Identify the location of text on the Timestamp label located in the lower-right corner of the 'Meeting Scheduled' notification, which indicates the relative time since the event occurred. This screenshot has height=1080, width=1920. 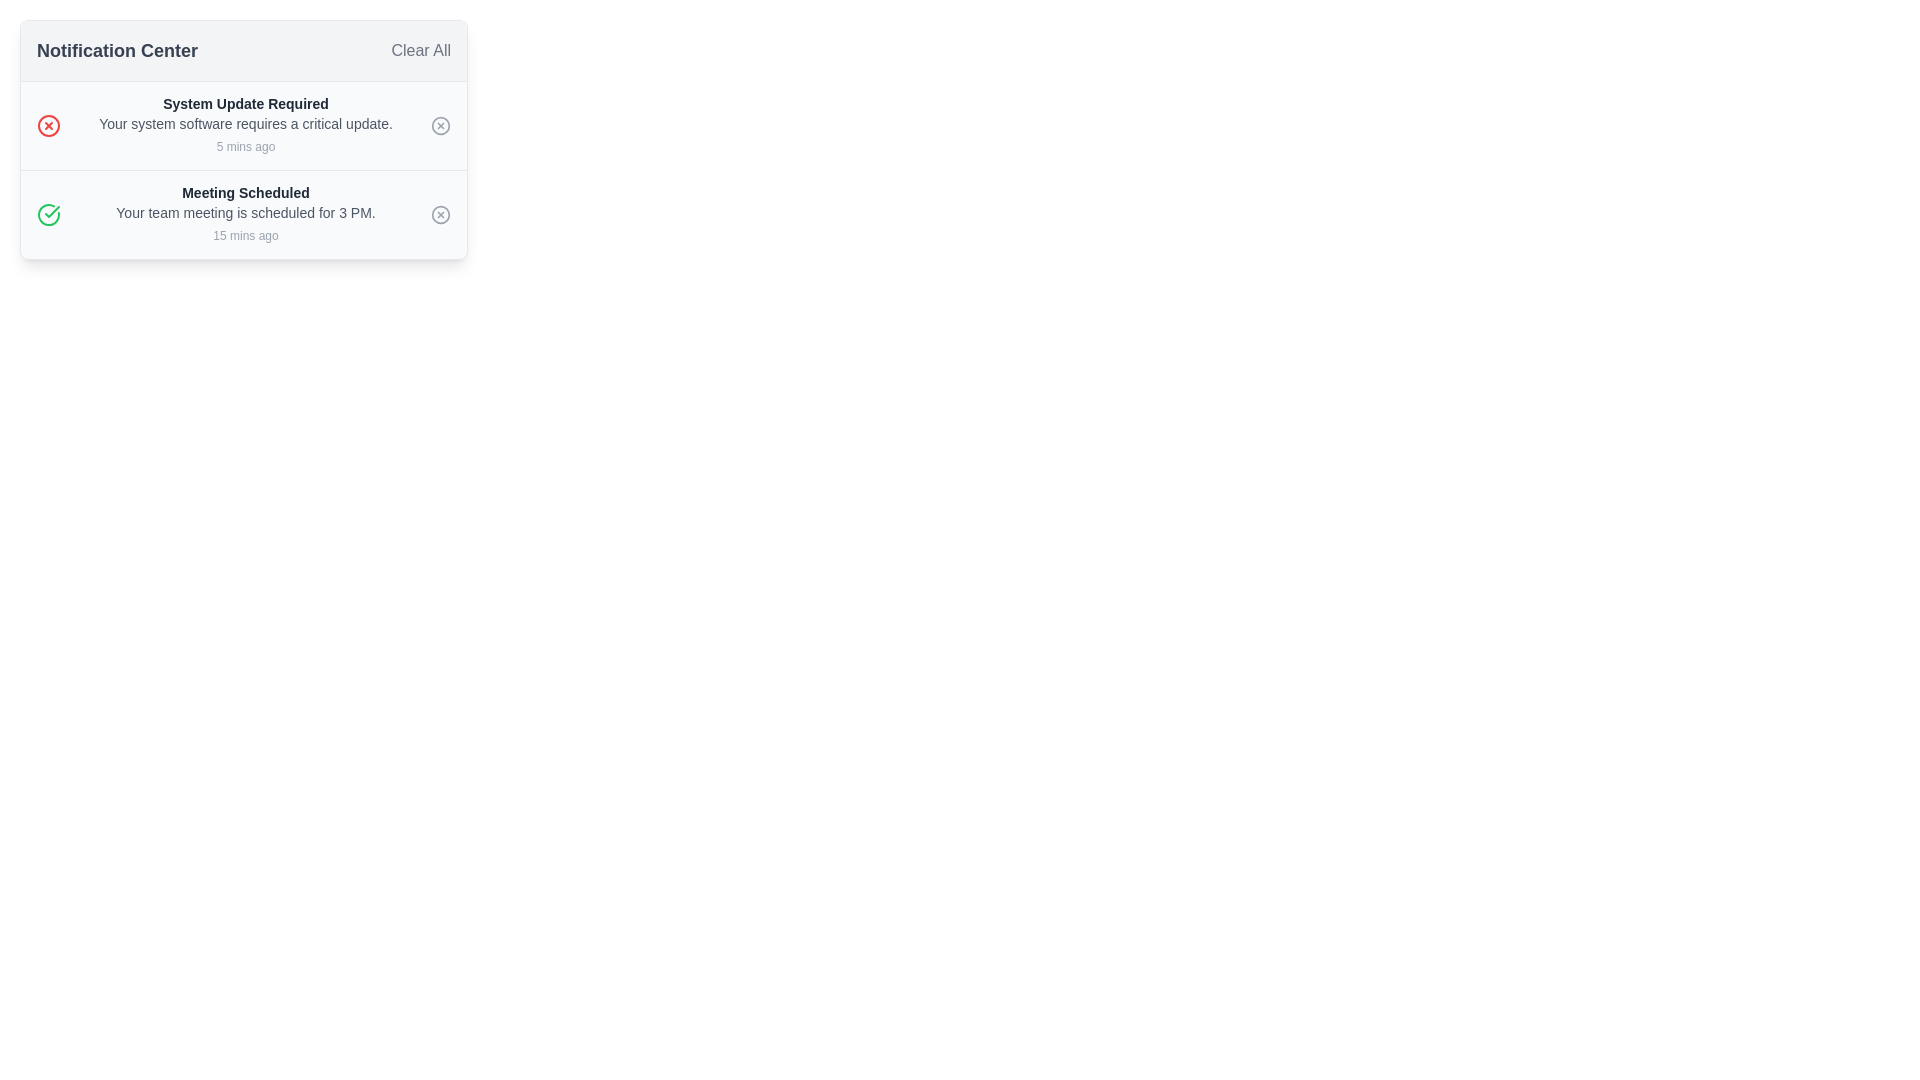
(244, 234).